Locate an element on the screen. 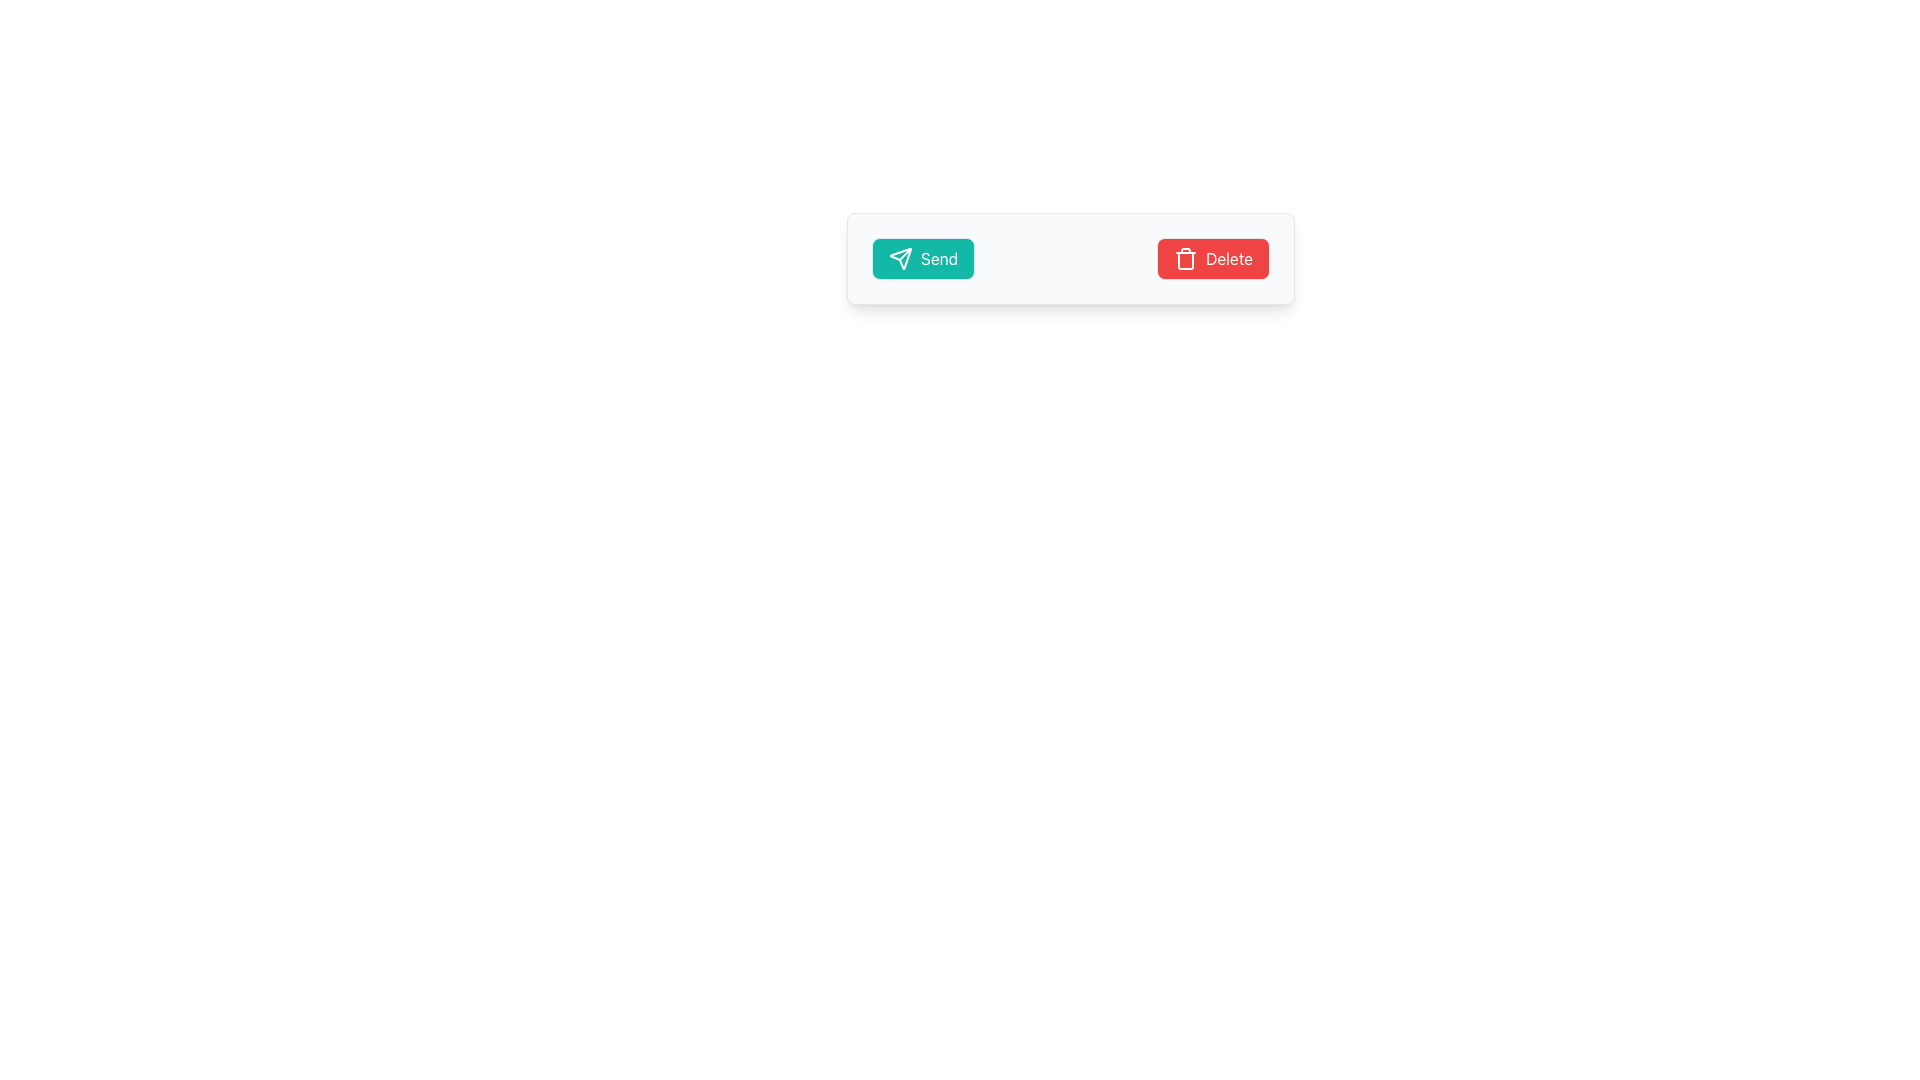  the trash can icon, which is part of the 'Delete' button with red text and background, located to the right of the green 'Send' button is located at coordinates (1185, 257).